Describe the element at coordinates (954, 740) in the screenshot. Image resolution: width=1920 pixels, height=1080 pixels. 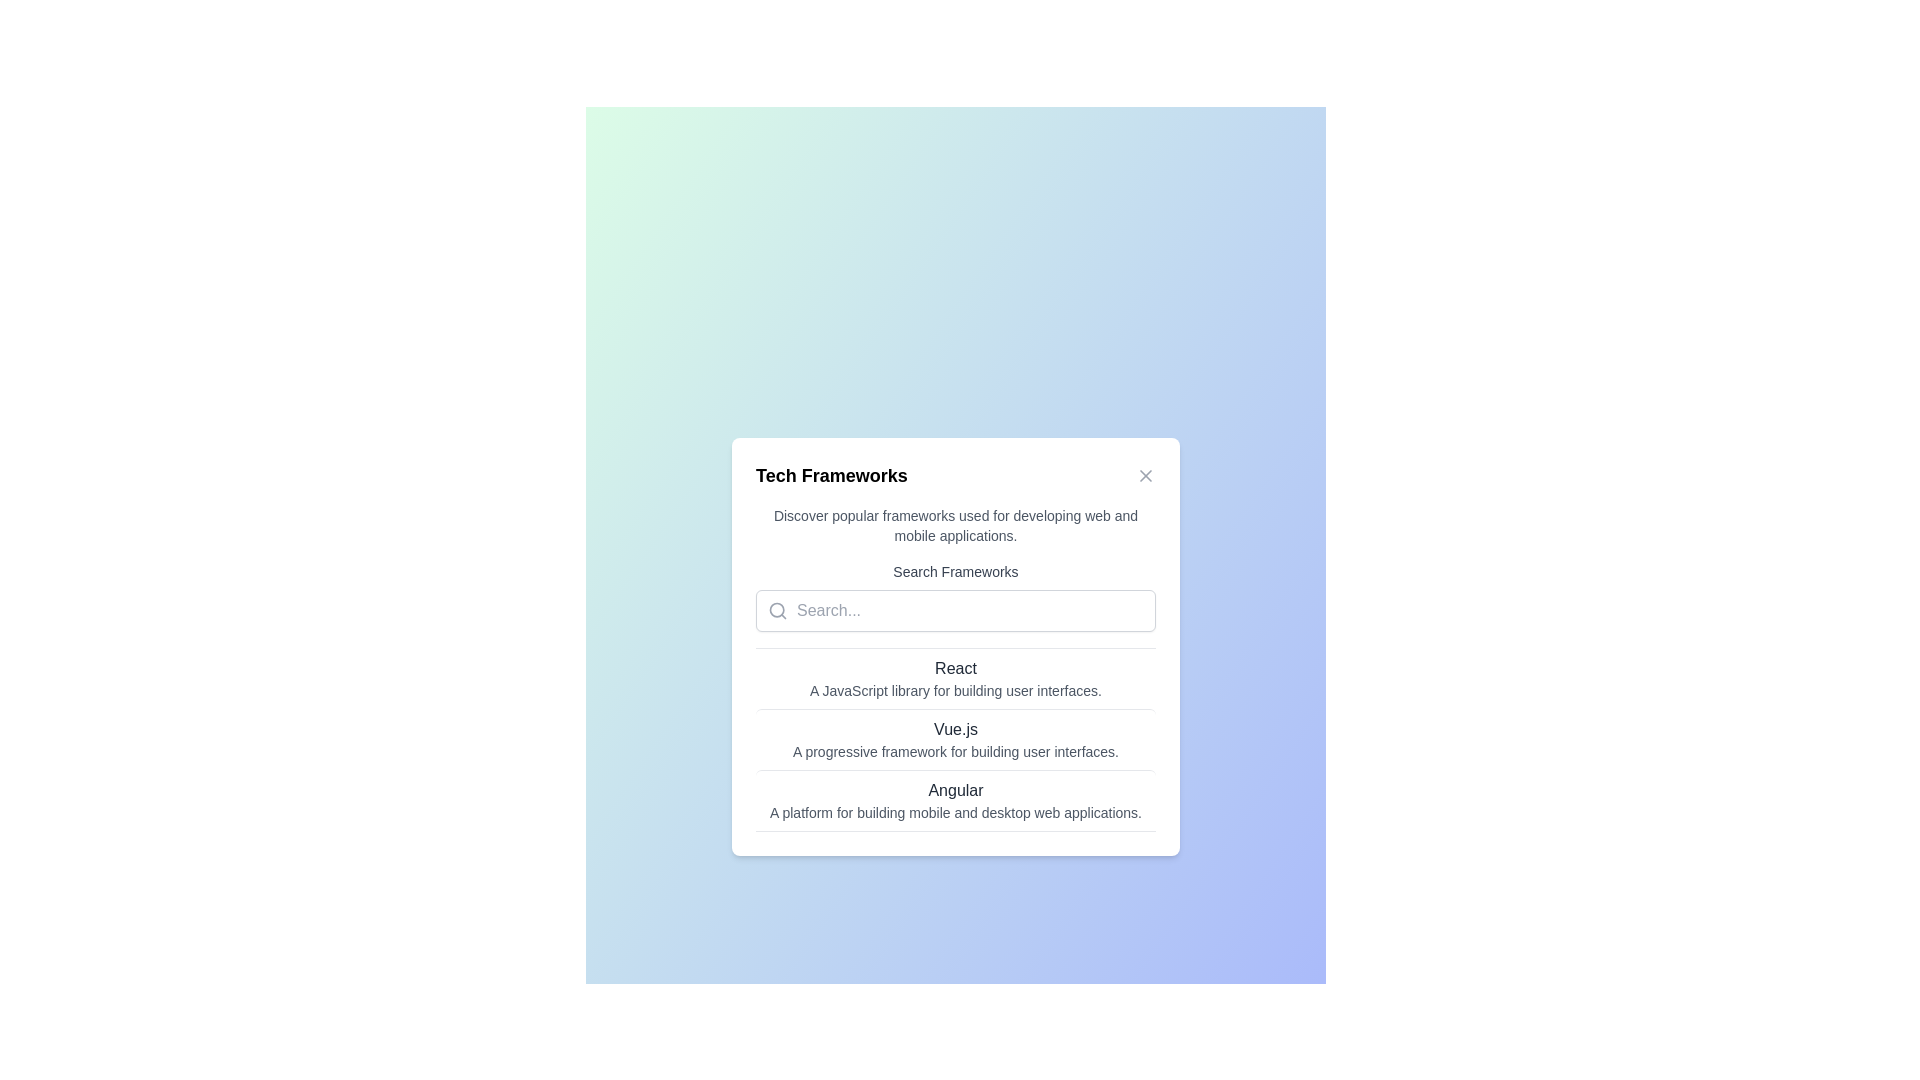
I see `the second row displaying information about the 'Vue.js' framework, which is located between the 'React' and 'Angular' entries in the 'Tech Frameworks' list` at that location.